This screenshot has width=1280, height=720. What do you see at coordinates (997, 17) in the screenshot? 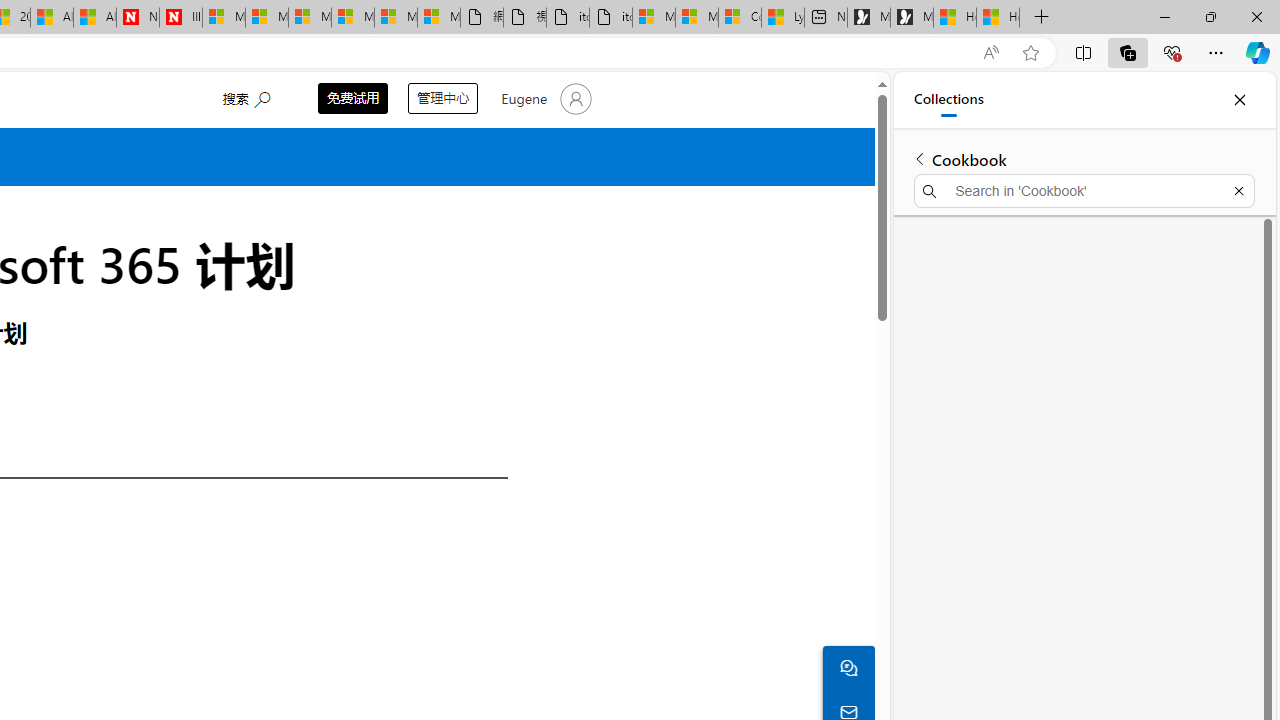
I see `'How to Use a TV as a Computer Monitor'` at bounding box center [997, 17].